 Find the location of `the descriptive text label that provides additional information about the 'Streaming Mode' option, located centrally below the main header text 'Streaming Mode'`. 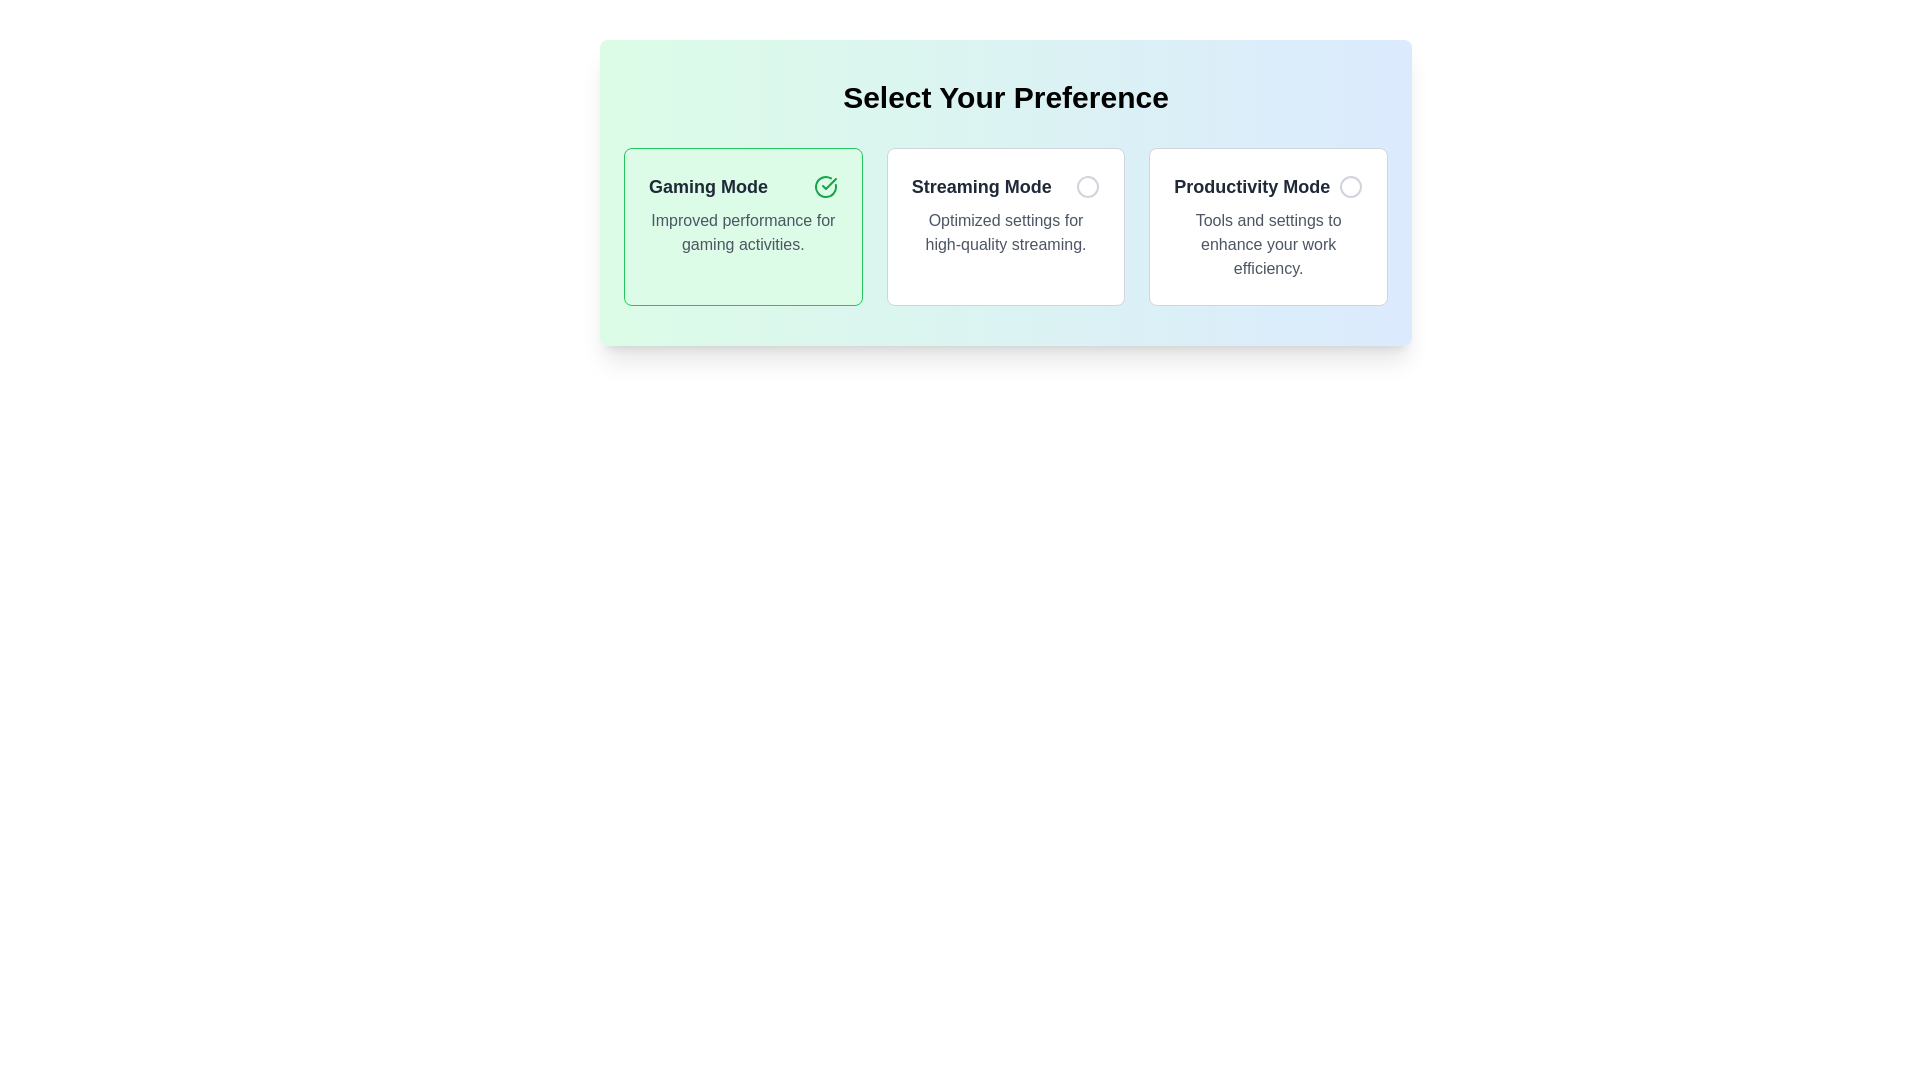

the descriptive text label that provides additional information about the 'Streaming Mode' option, located centrally below the main header text 'Streaming Mode' is located at coordinates (1006, 231).